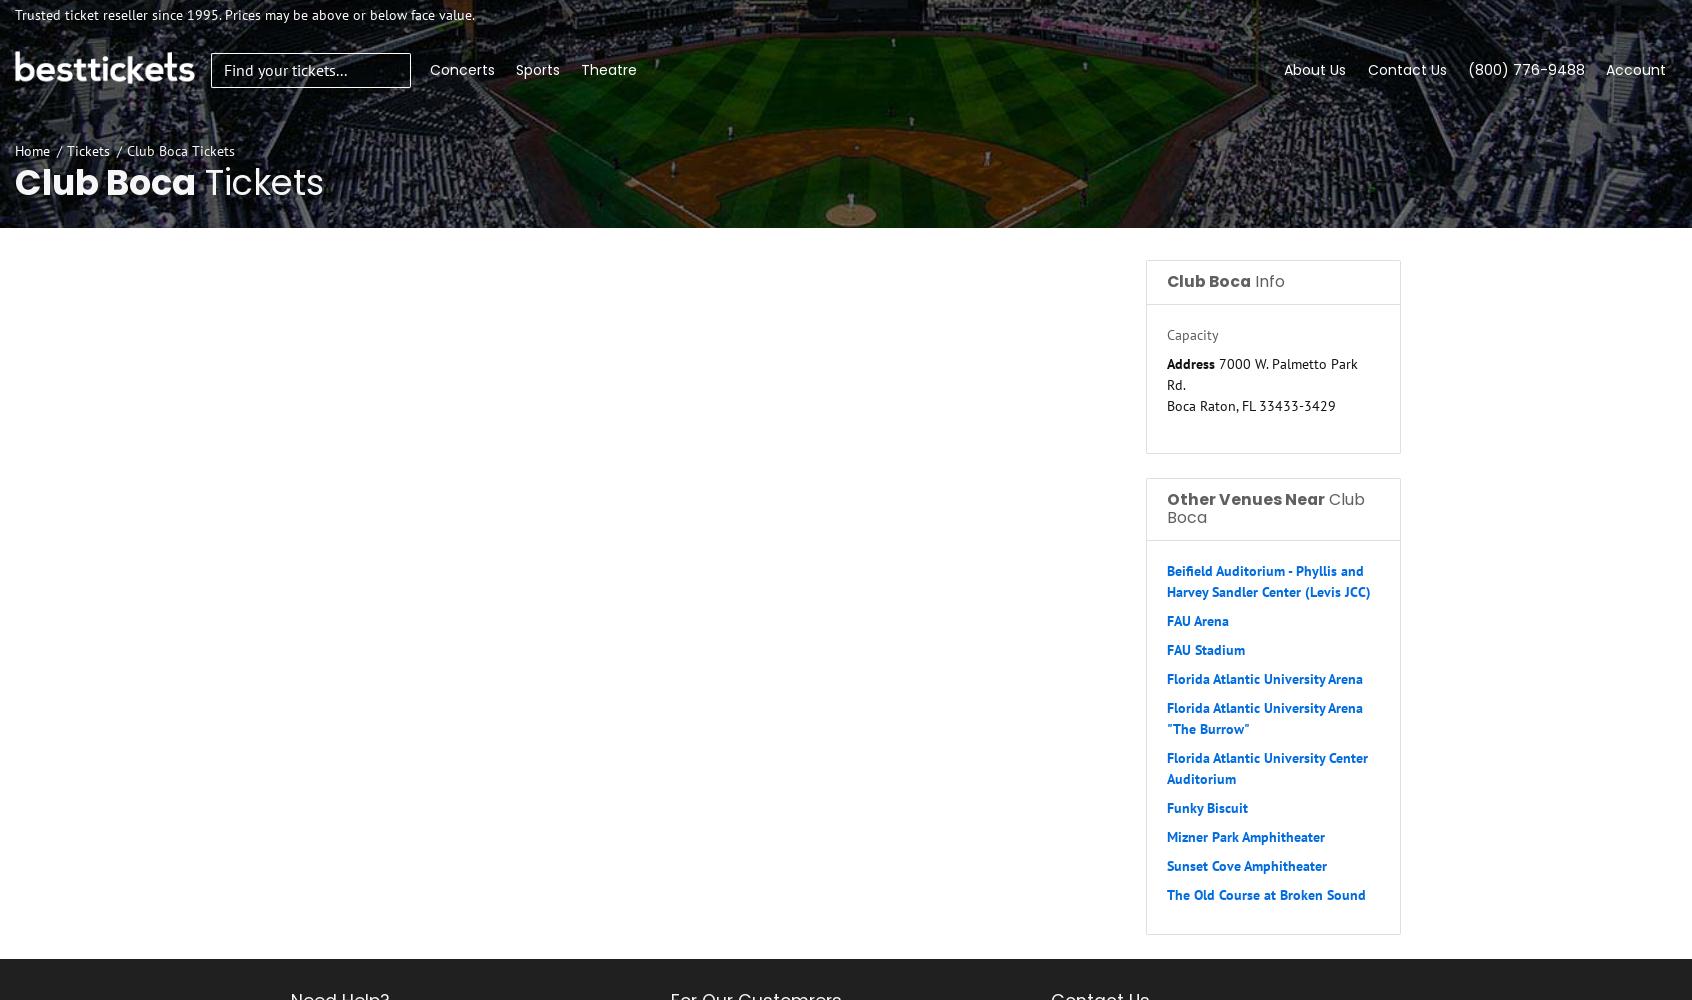 This screenshot has height=1000, width=1692. I want to click on 'Beifield Auditorium - Phyllis and Harvey Sandler Center (Levis JCC)', so click(1269, 580).